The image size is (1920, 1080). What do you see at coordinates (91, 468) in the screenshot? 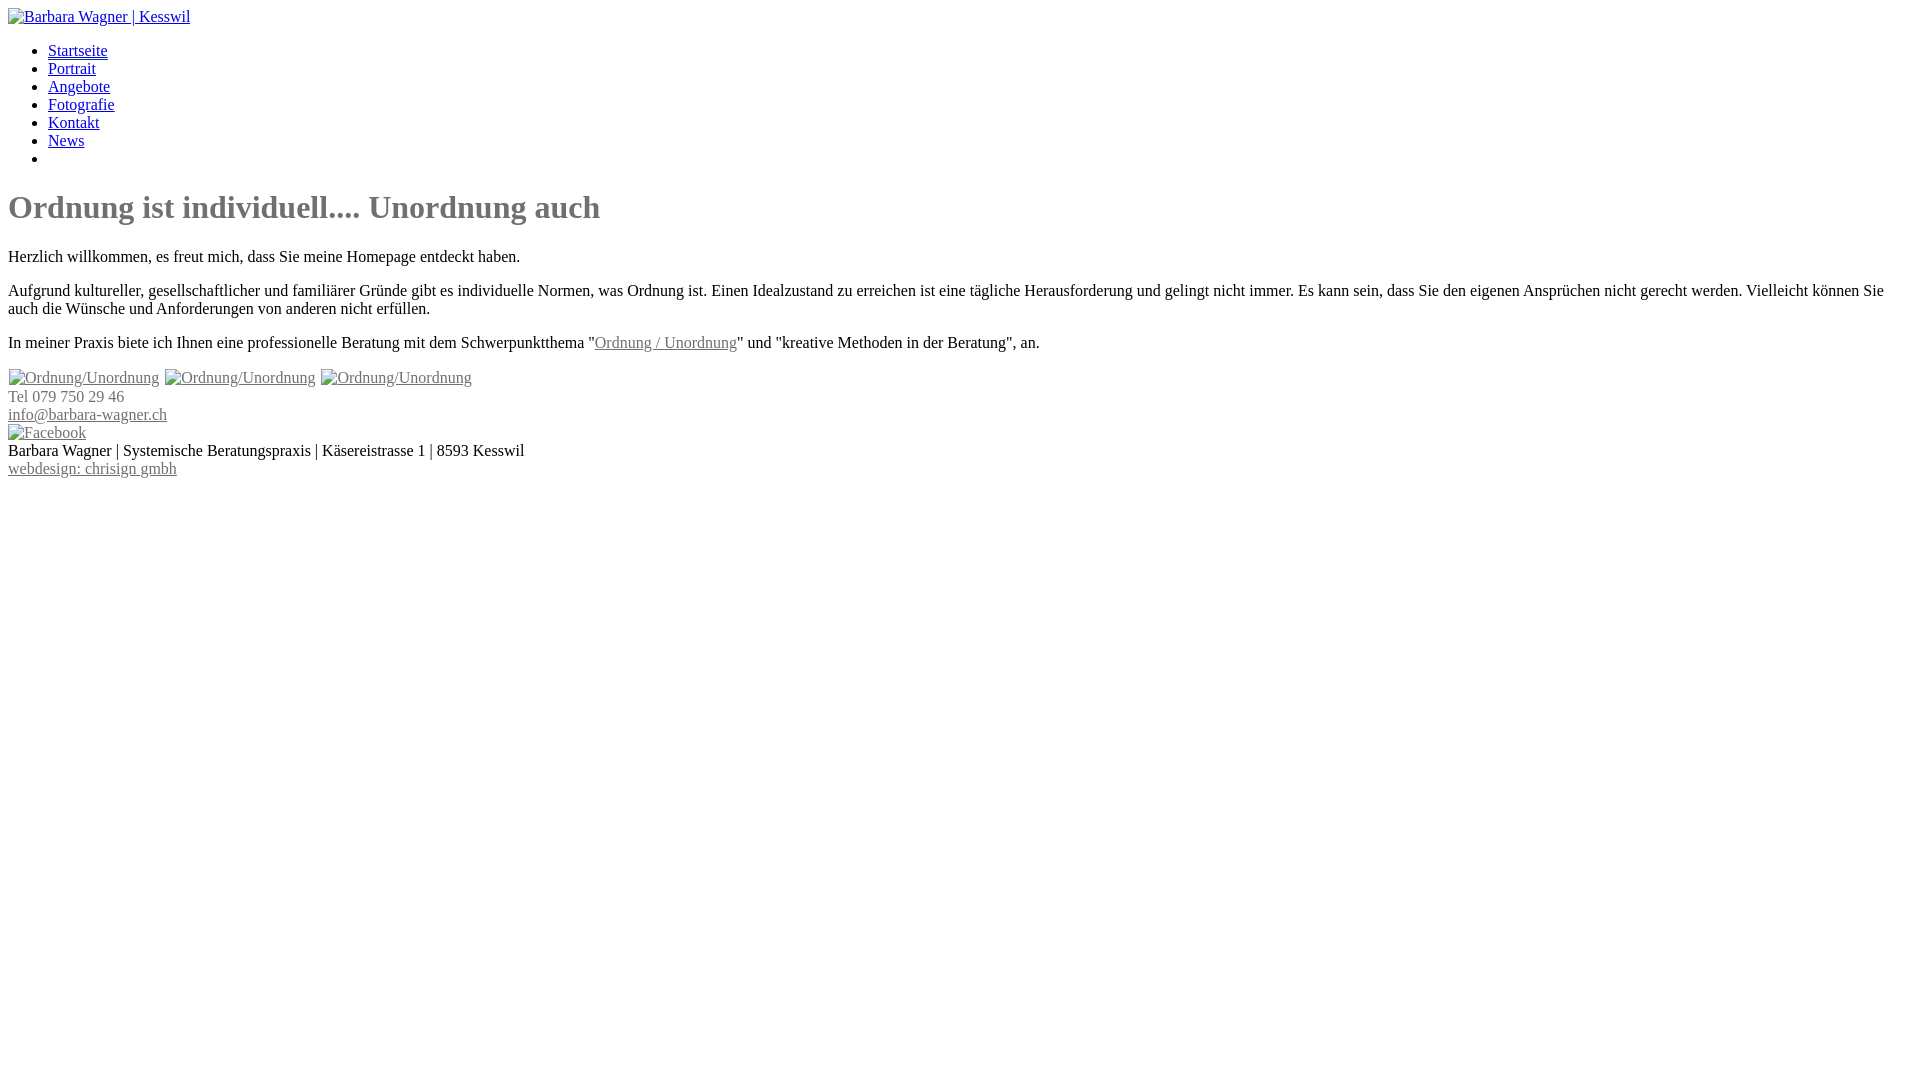
I see `'webdesign: chrisign gmbh'` at bounding box center [91, 468].